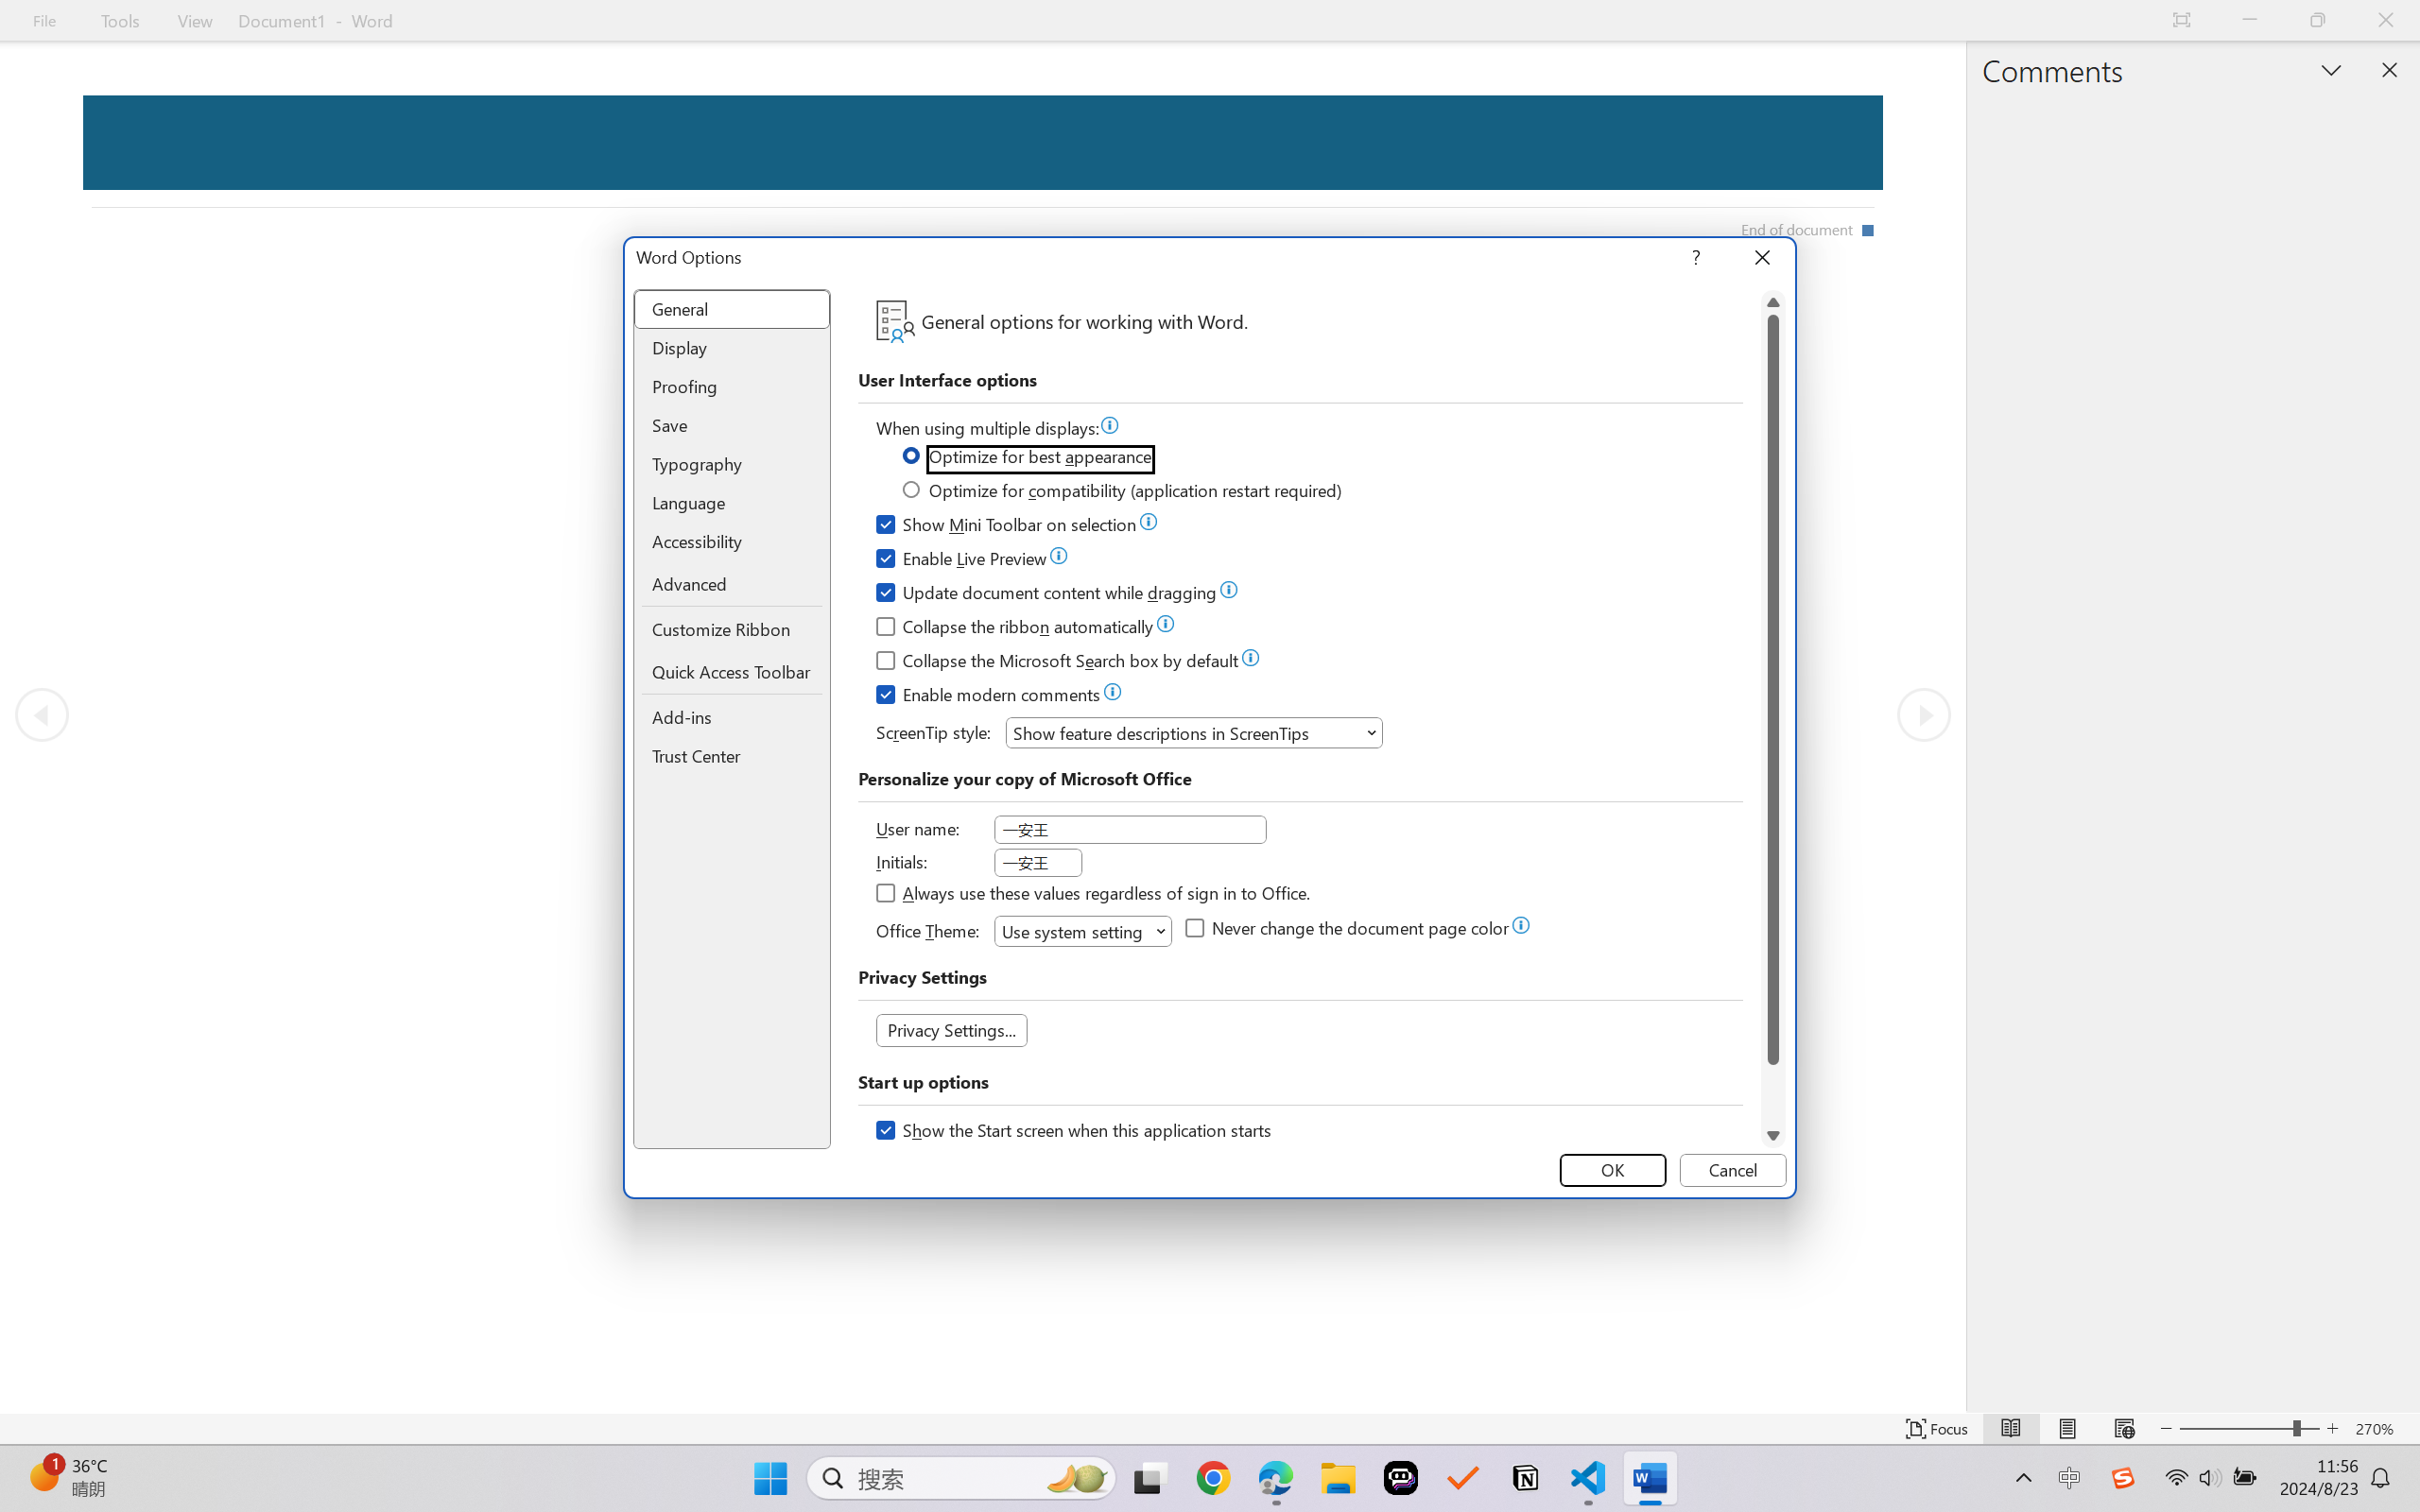  What do you see at coordinates (732, 502) in the screenshot?
I see `'Language'` at bounding box center [732, 502].